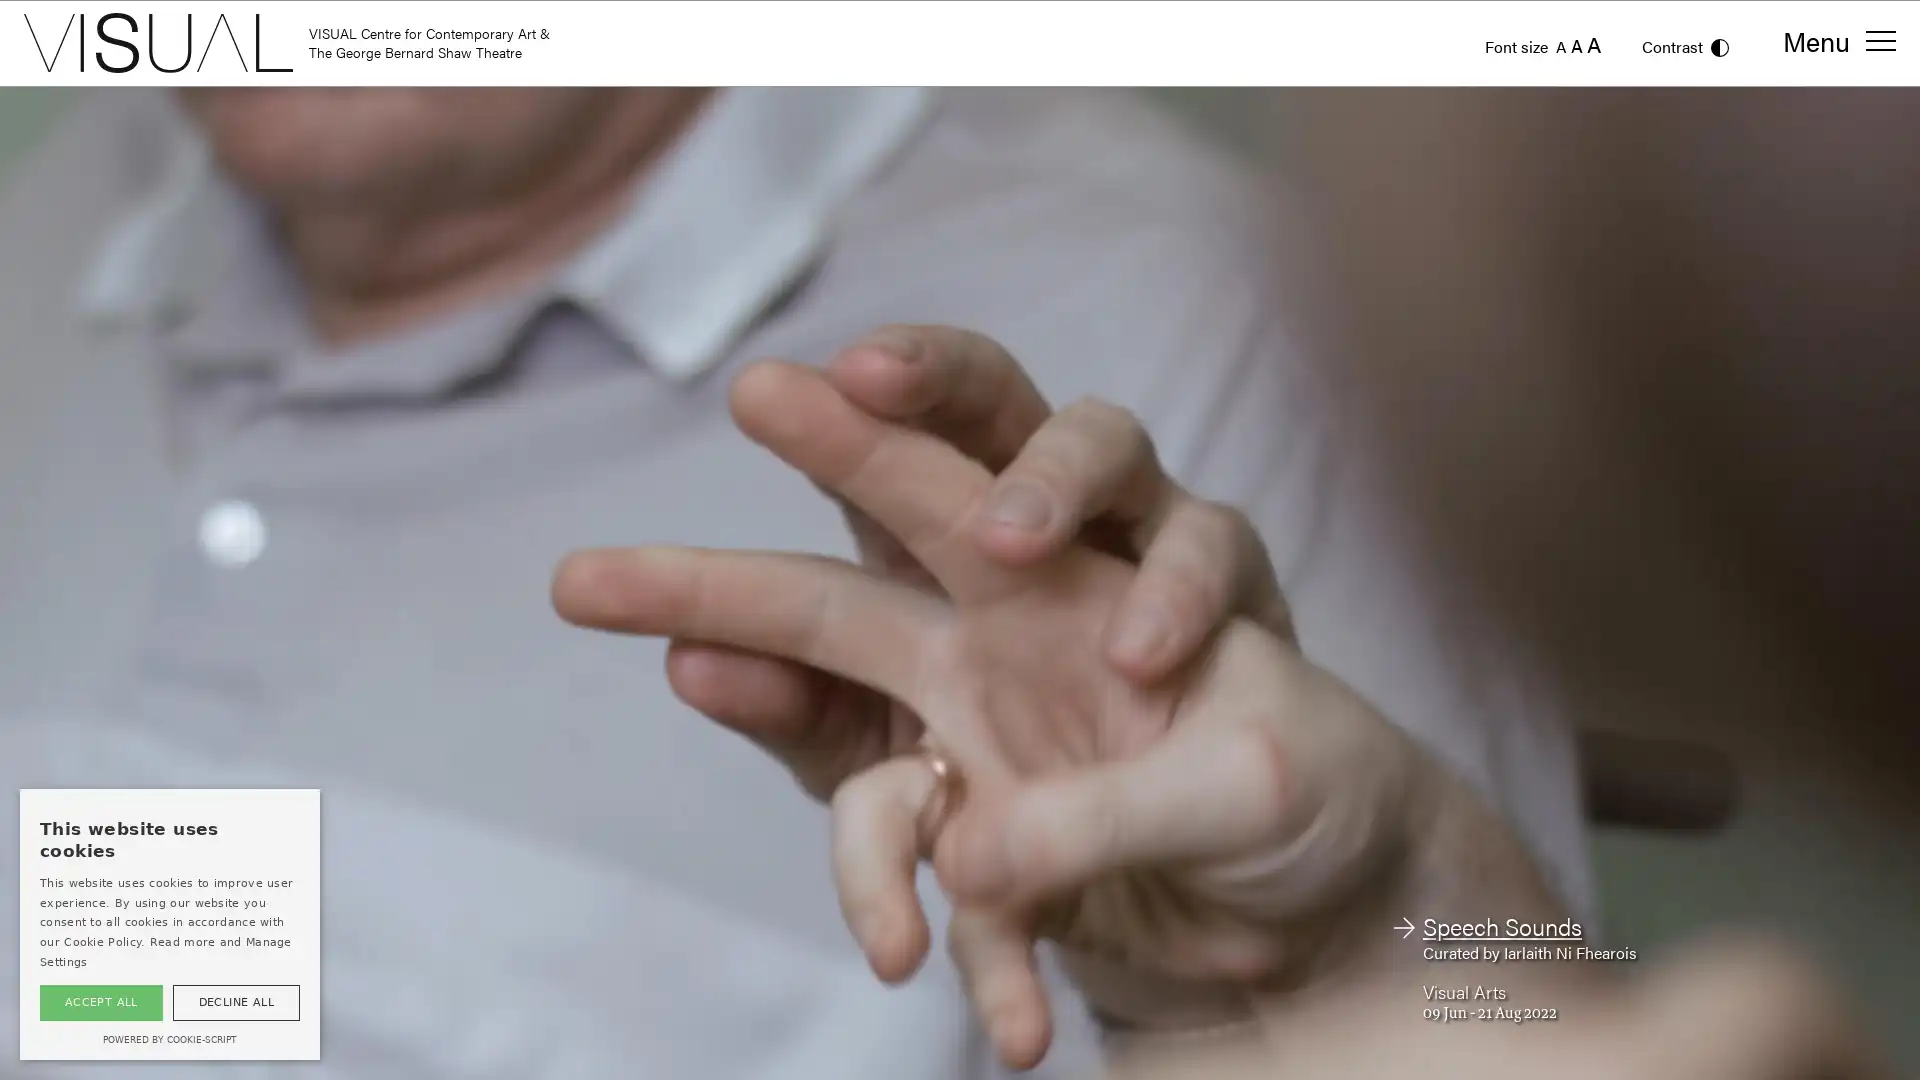  Describe the element at coordinates (1839, 42) in the screenshot. I see `Menu` at that location.